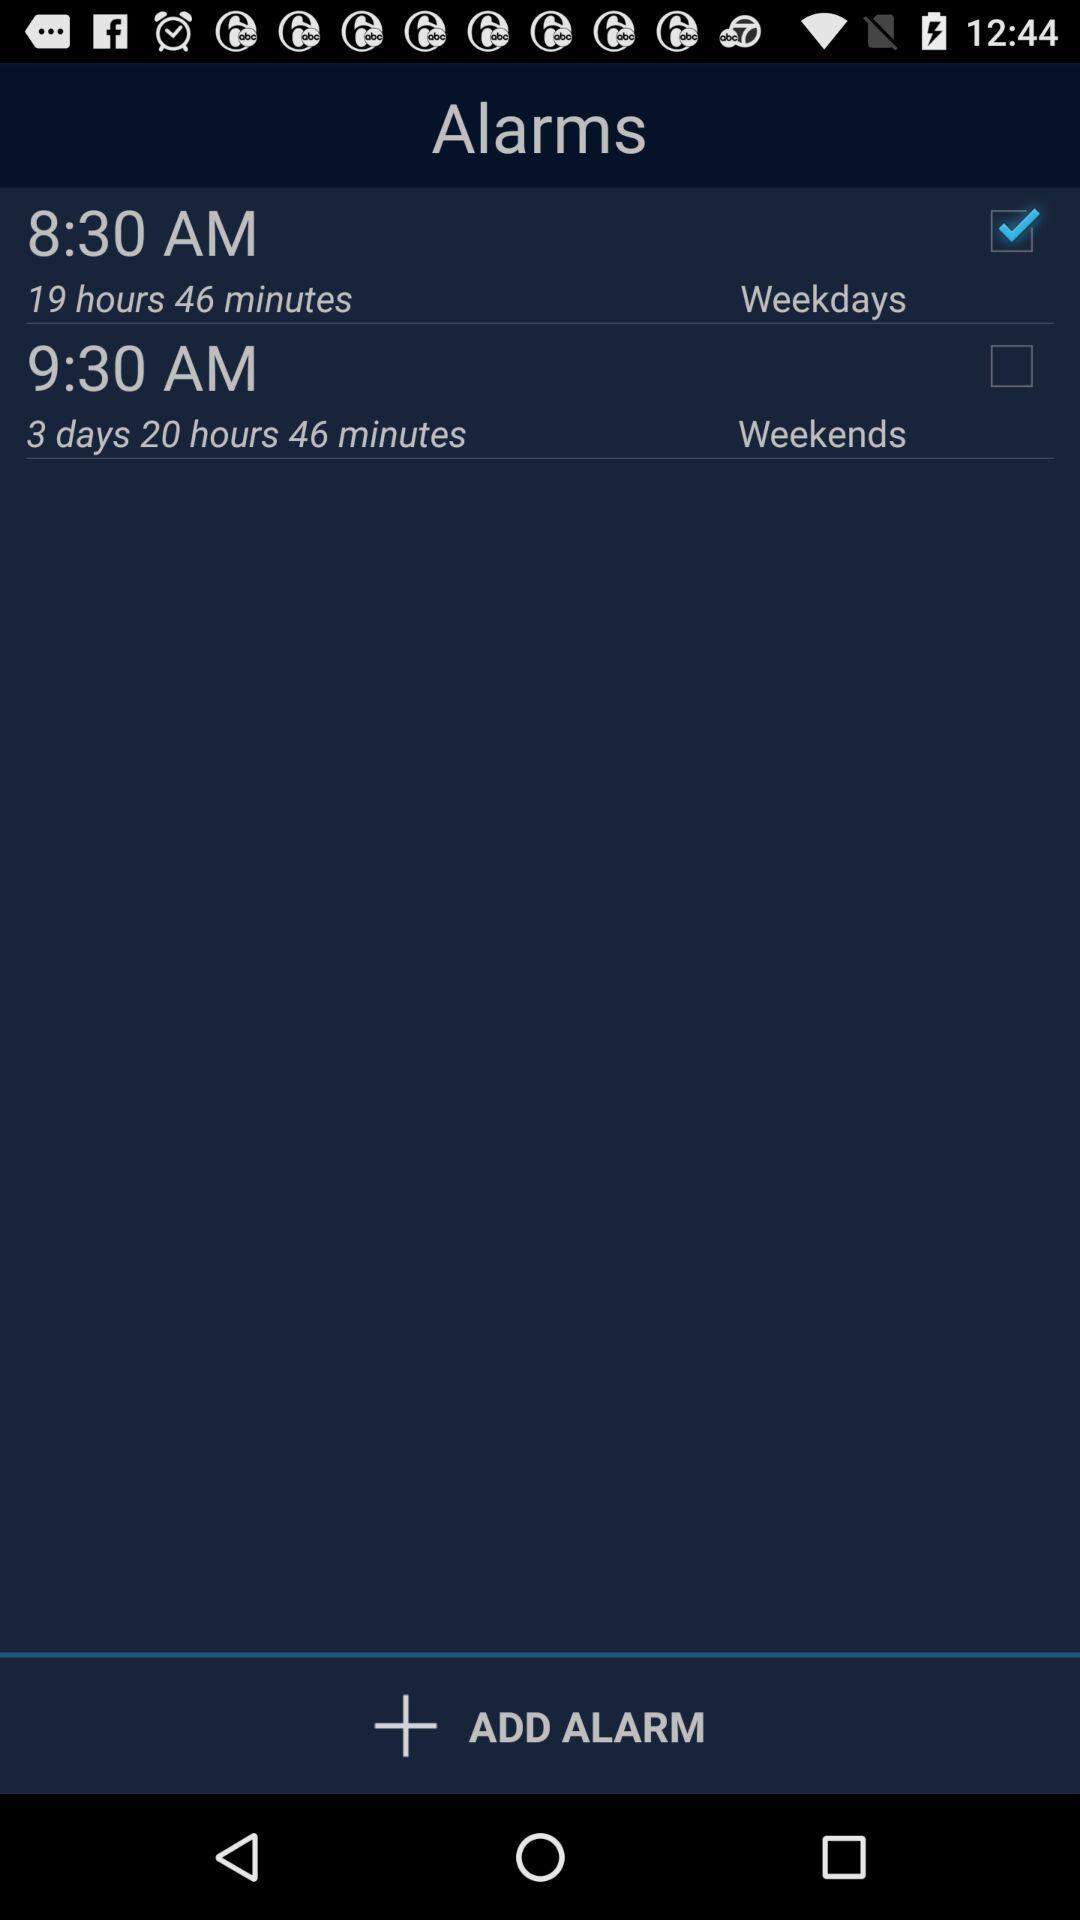 The height and width of the screenshot is (1920, 1080). What do you see at coordinates (1011, 230) in the screenshot?
I see `alarm` at bounding box center [1011, 230].